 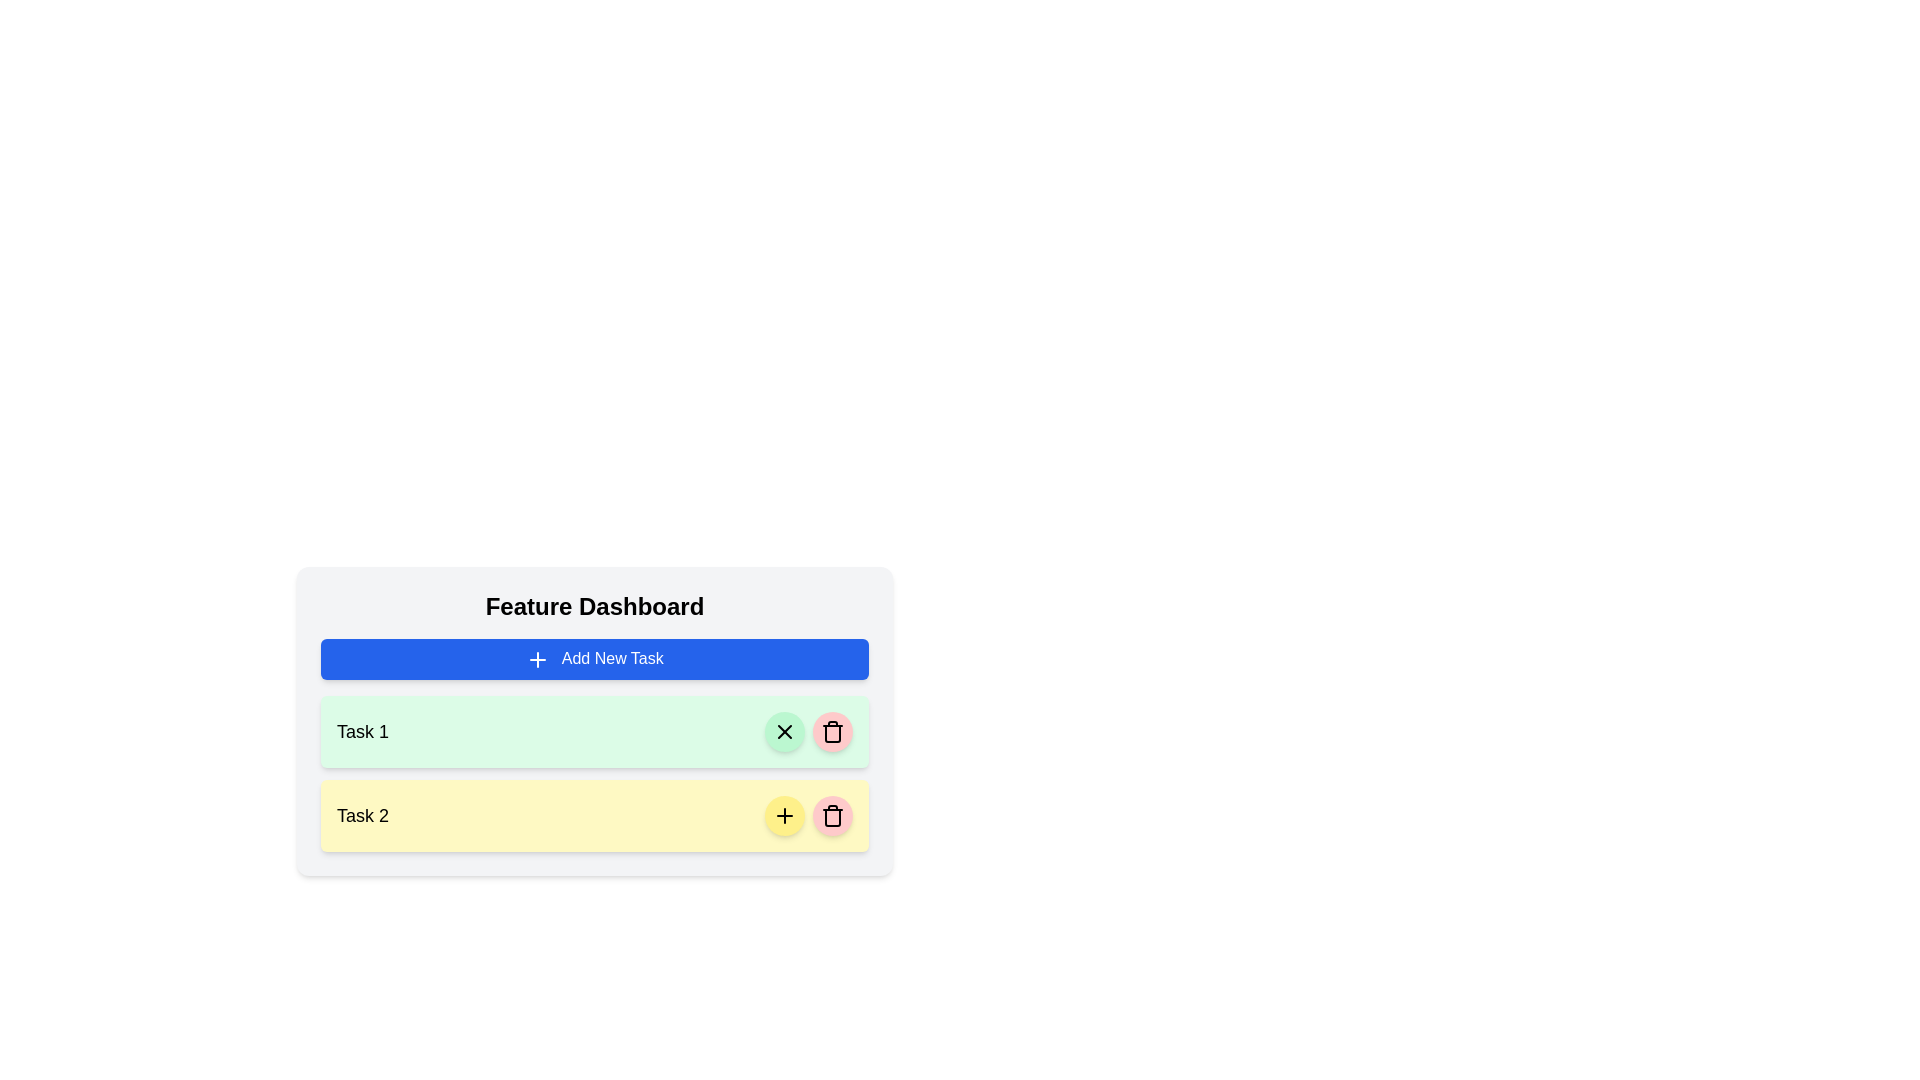 What do you see at coordinates (833, 814) in the screenshot?
I see `the delete button located at the far right of the yellow task item section in the task list` at bounding box center [833, 814].